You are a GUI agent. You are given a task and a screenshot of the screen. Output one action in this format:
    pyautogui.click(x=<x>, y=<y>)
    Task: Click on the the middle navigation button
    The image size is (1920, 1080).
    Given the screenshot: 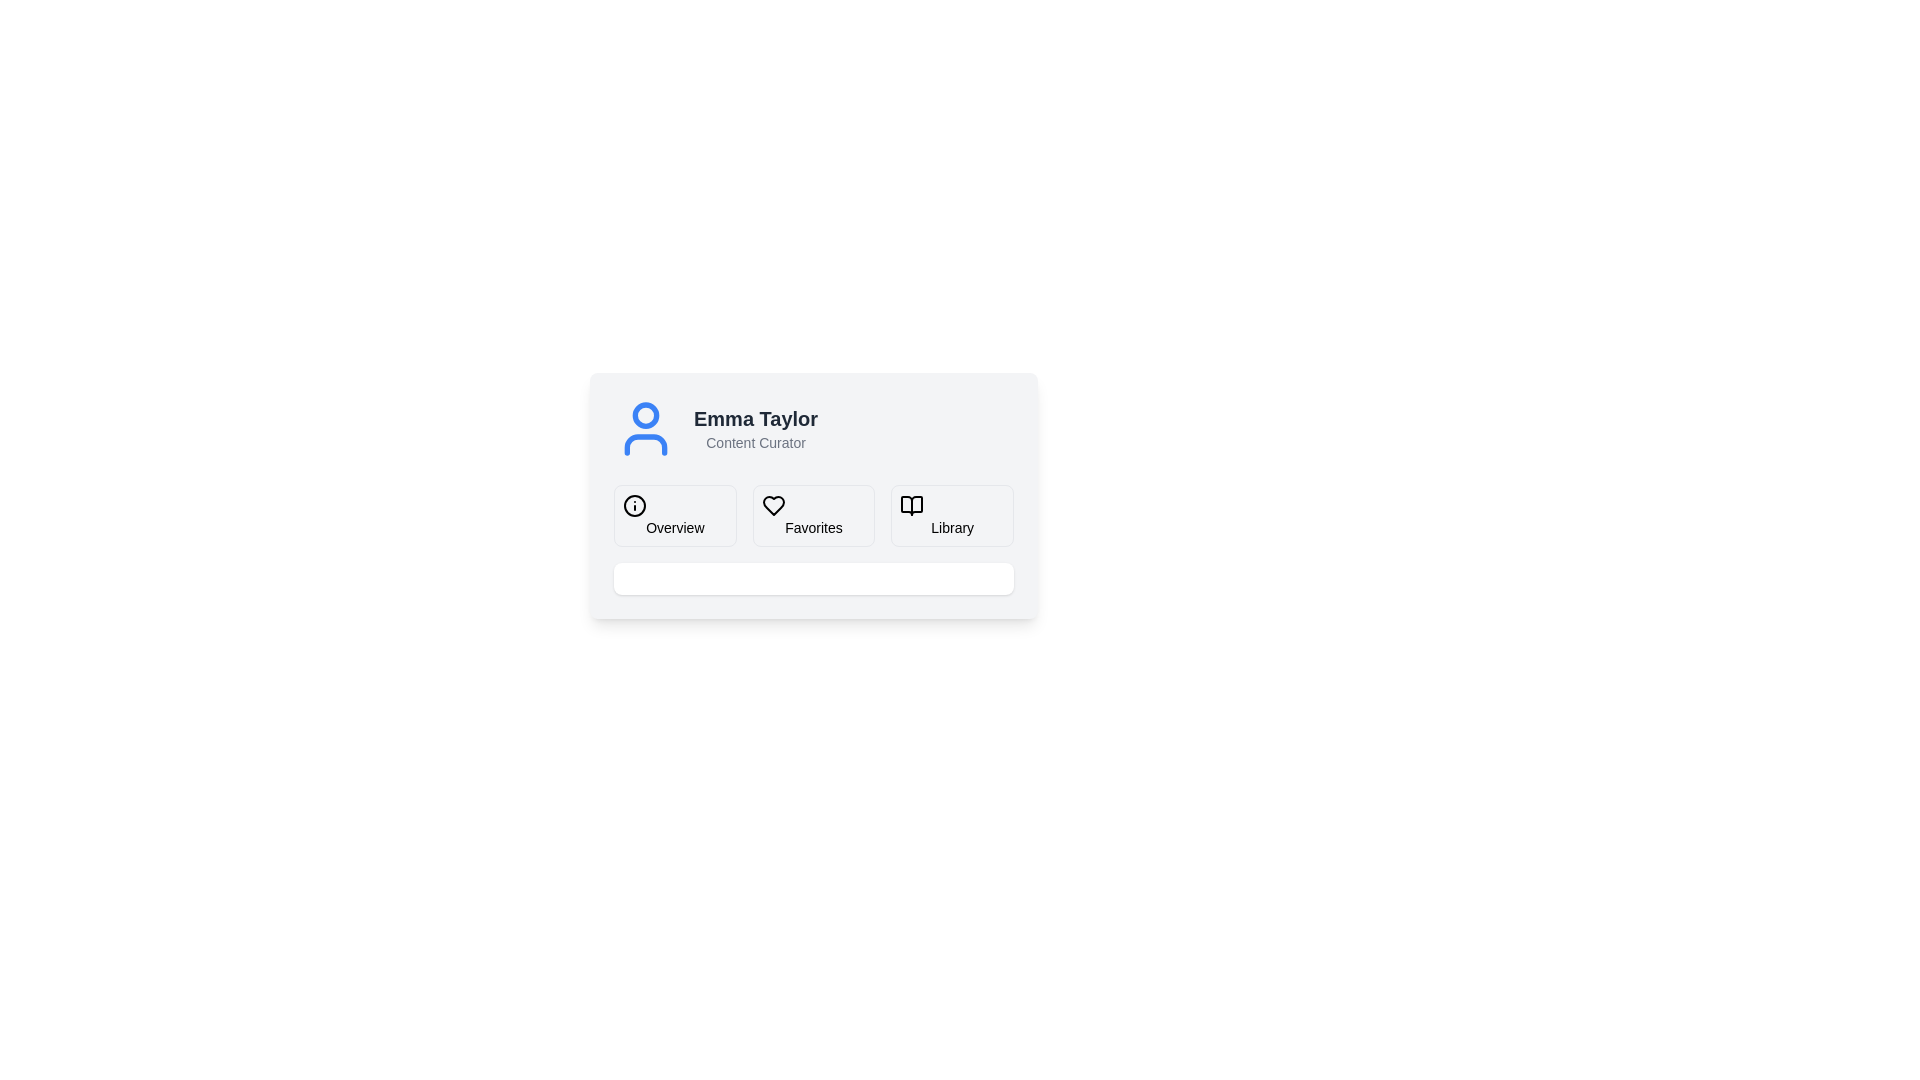 What is the action you would take?
    pyautogui.click(x=814, y=540)
    